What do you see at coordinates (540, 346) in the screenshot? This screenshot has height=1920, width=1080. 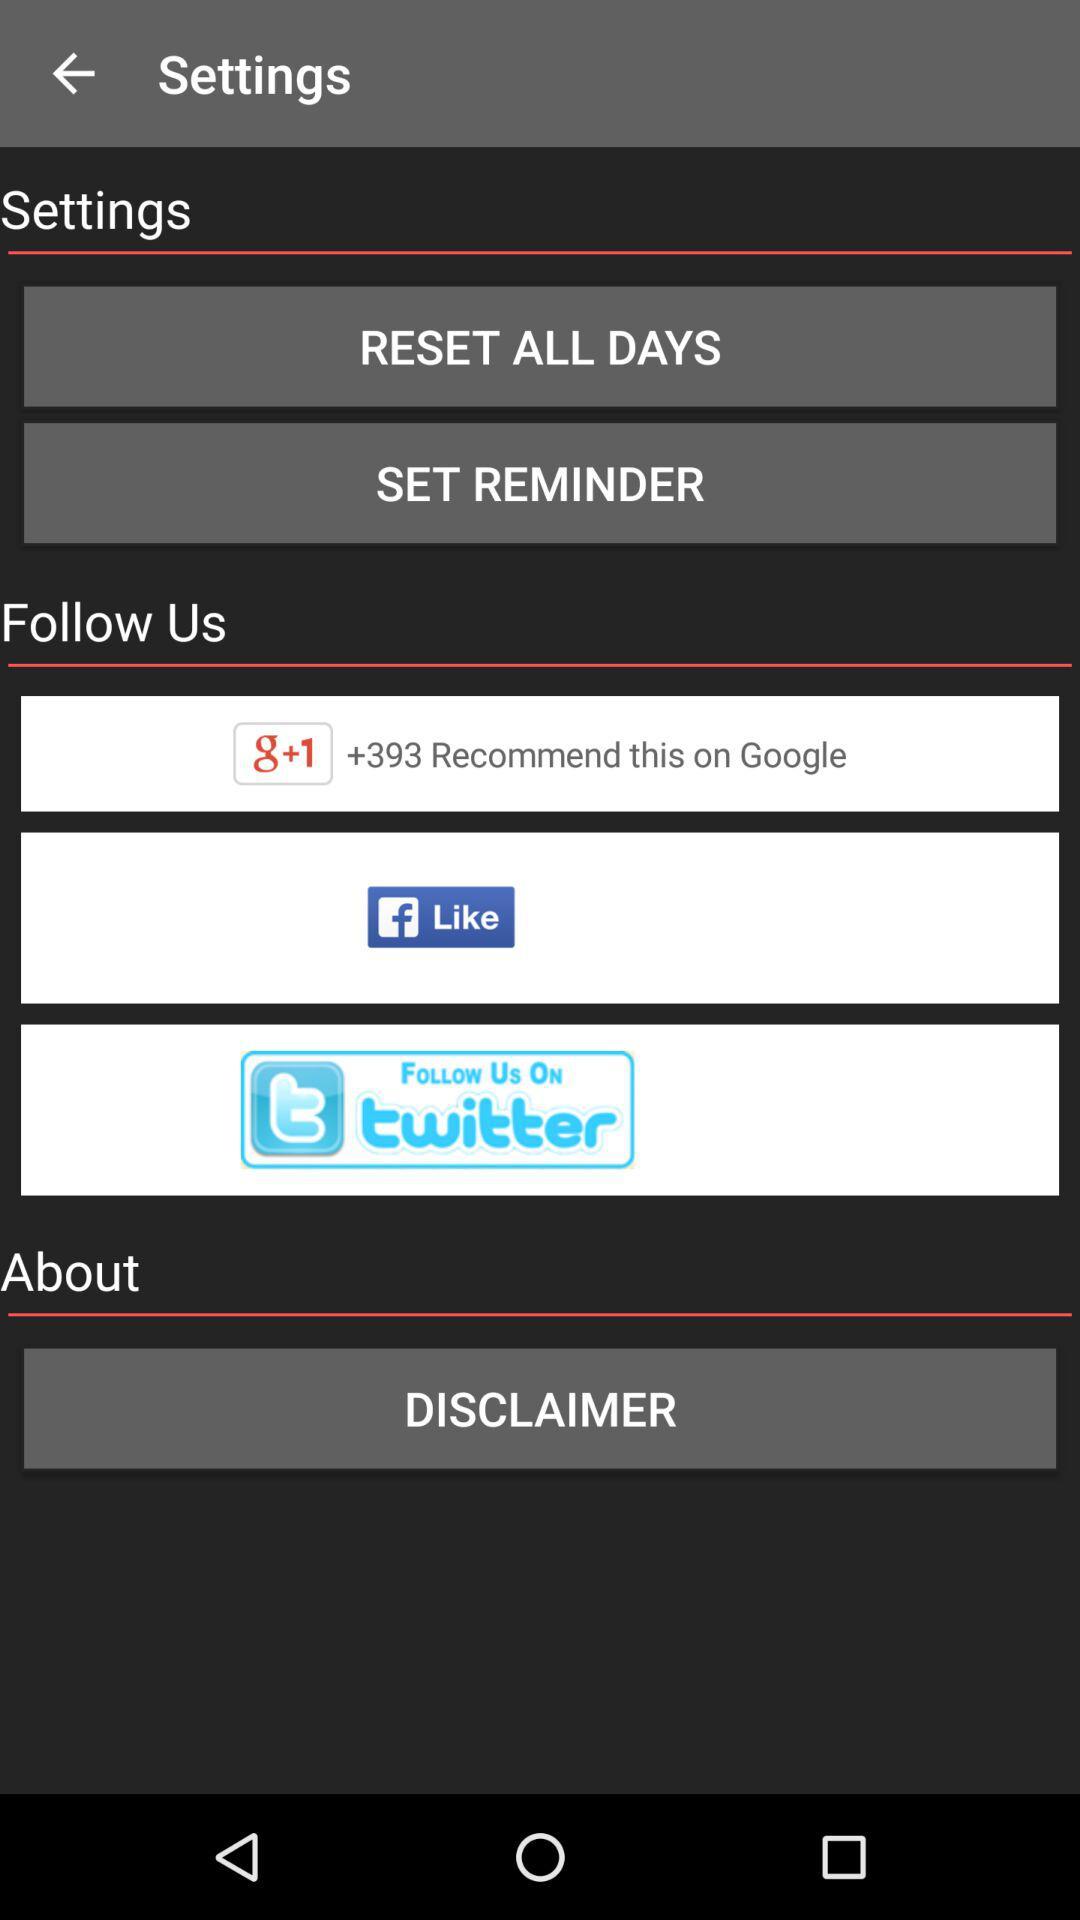 I see `reset all days icon` at bounding box center [540, 346].